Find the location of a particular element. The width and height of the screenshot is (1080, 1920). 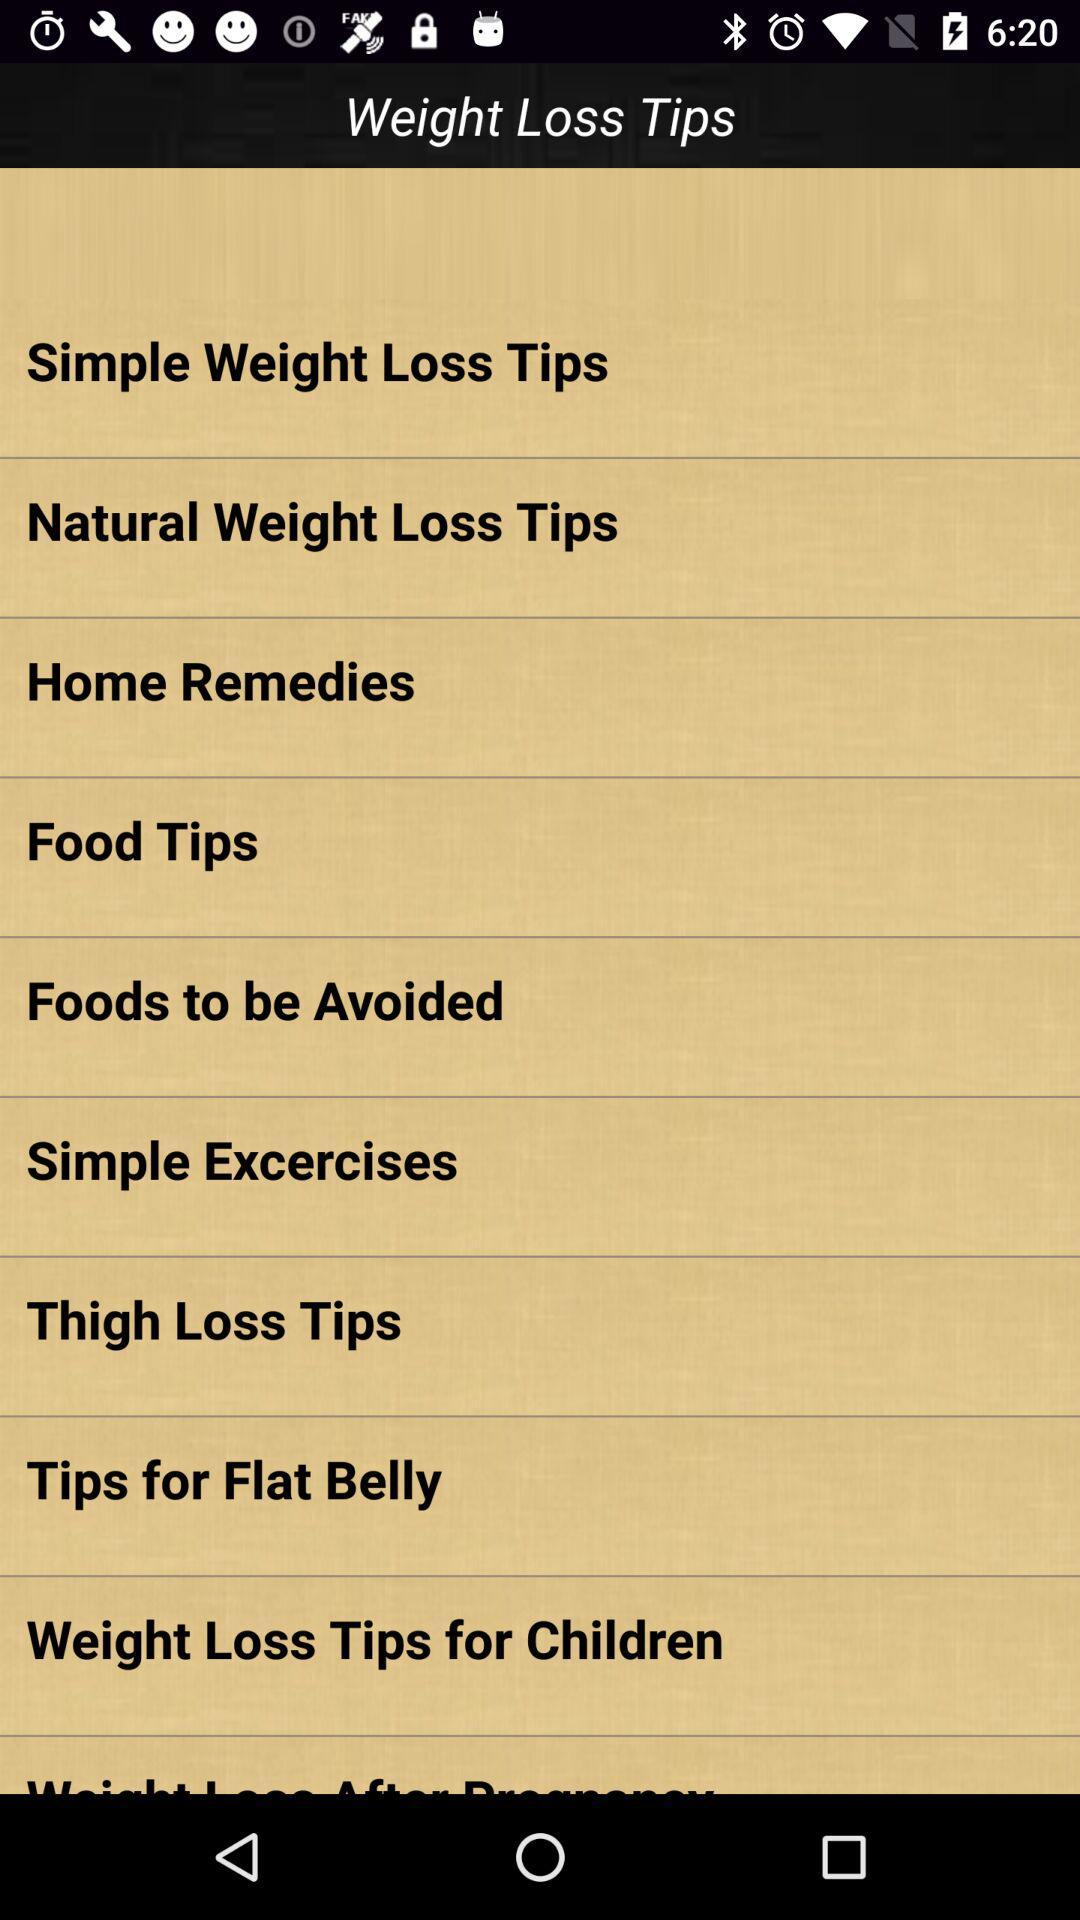

app below foods to be app is located at coordinates (540, 1159).